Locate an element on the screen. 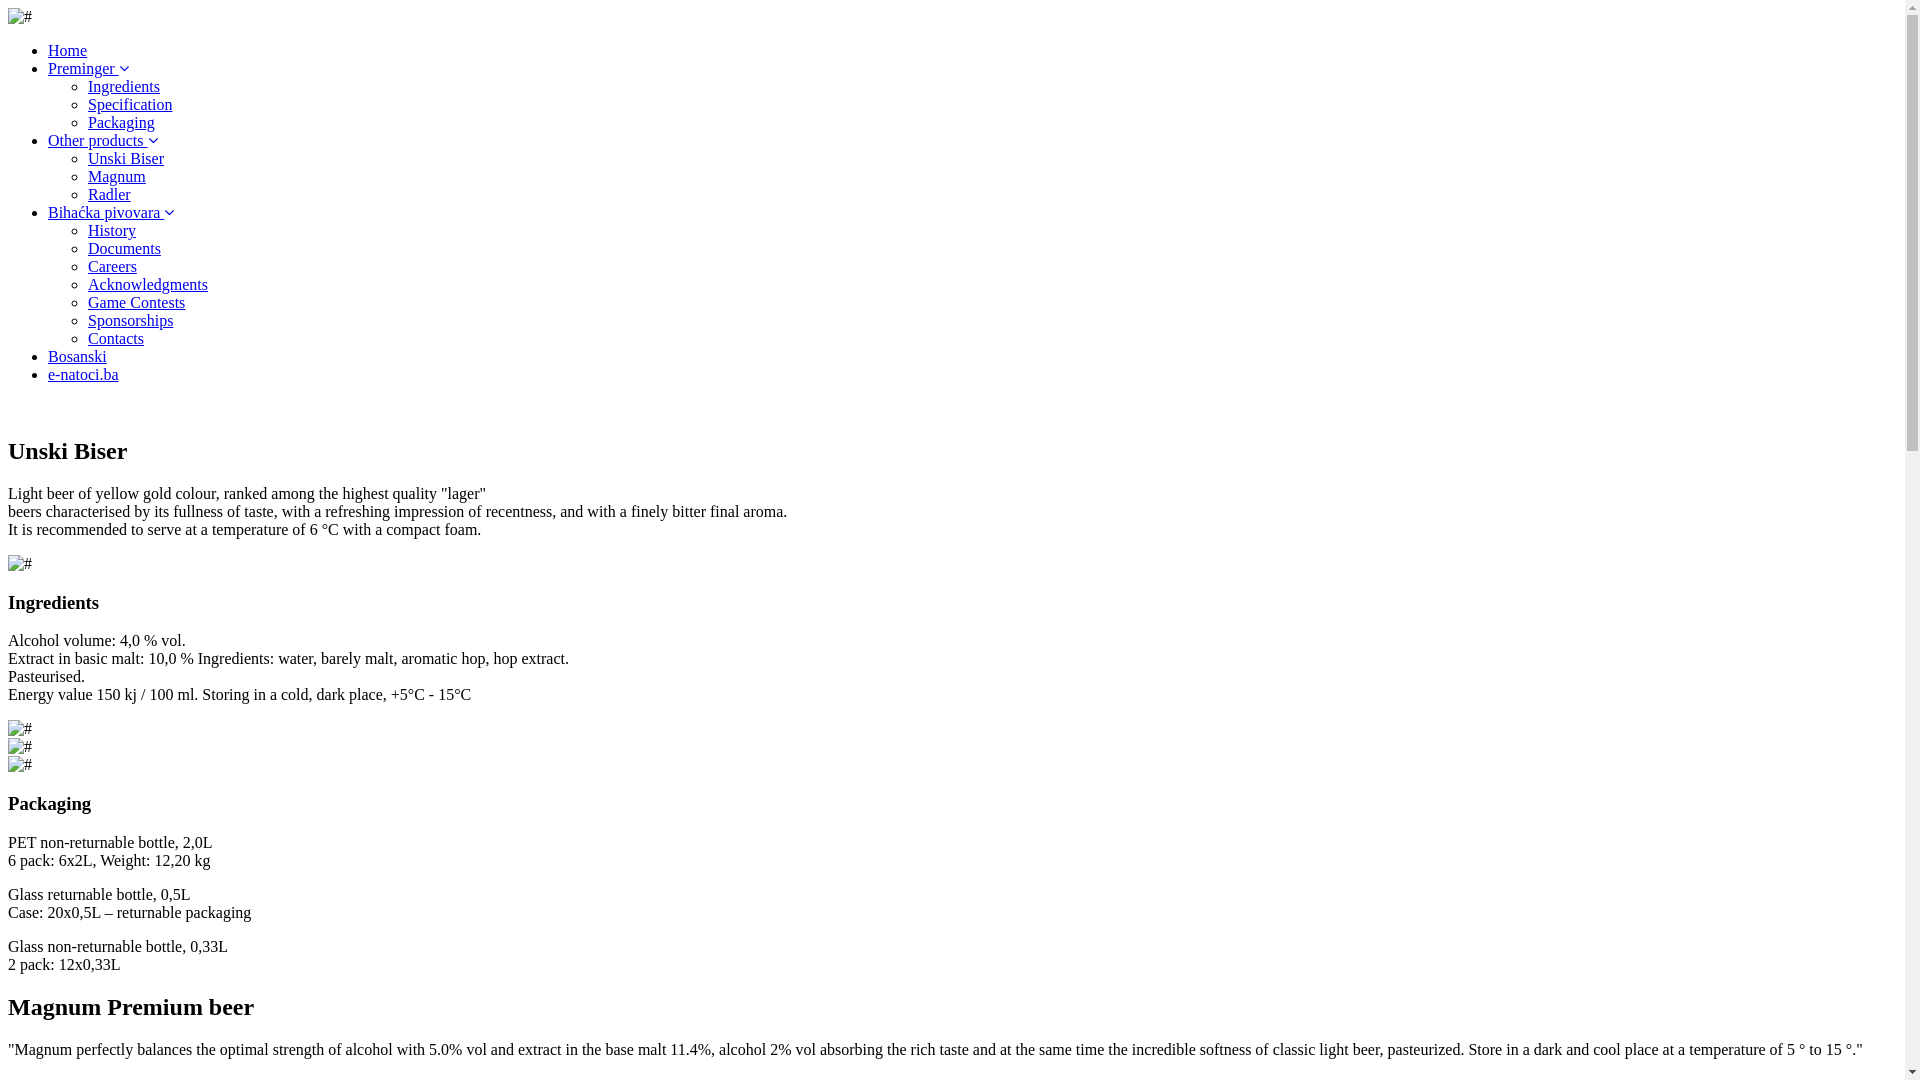 Image resolution: width=1920 pixels, height=1080 pixels. 'History' is located at coordinates (86, 229).